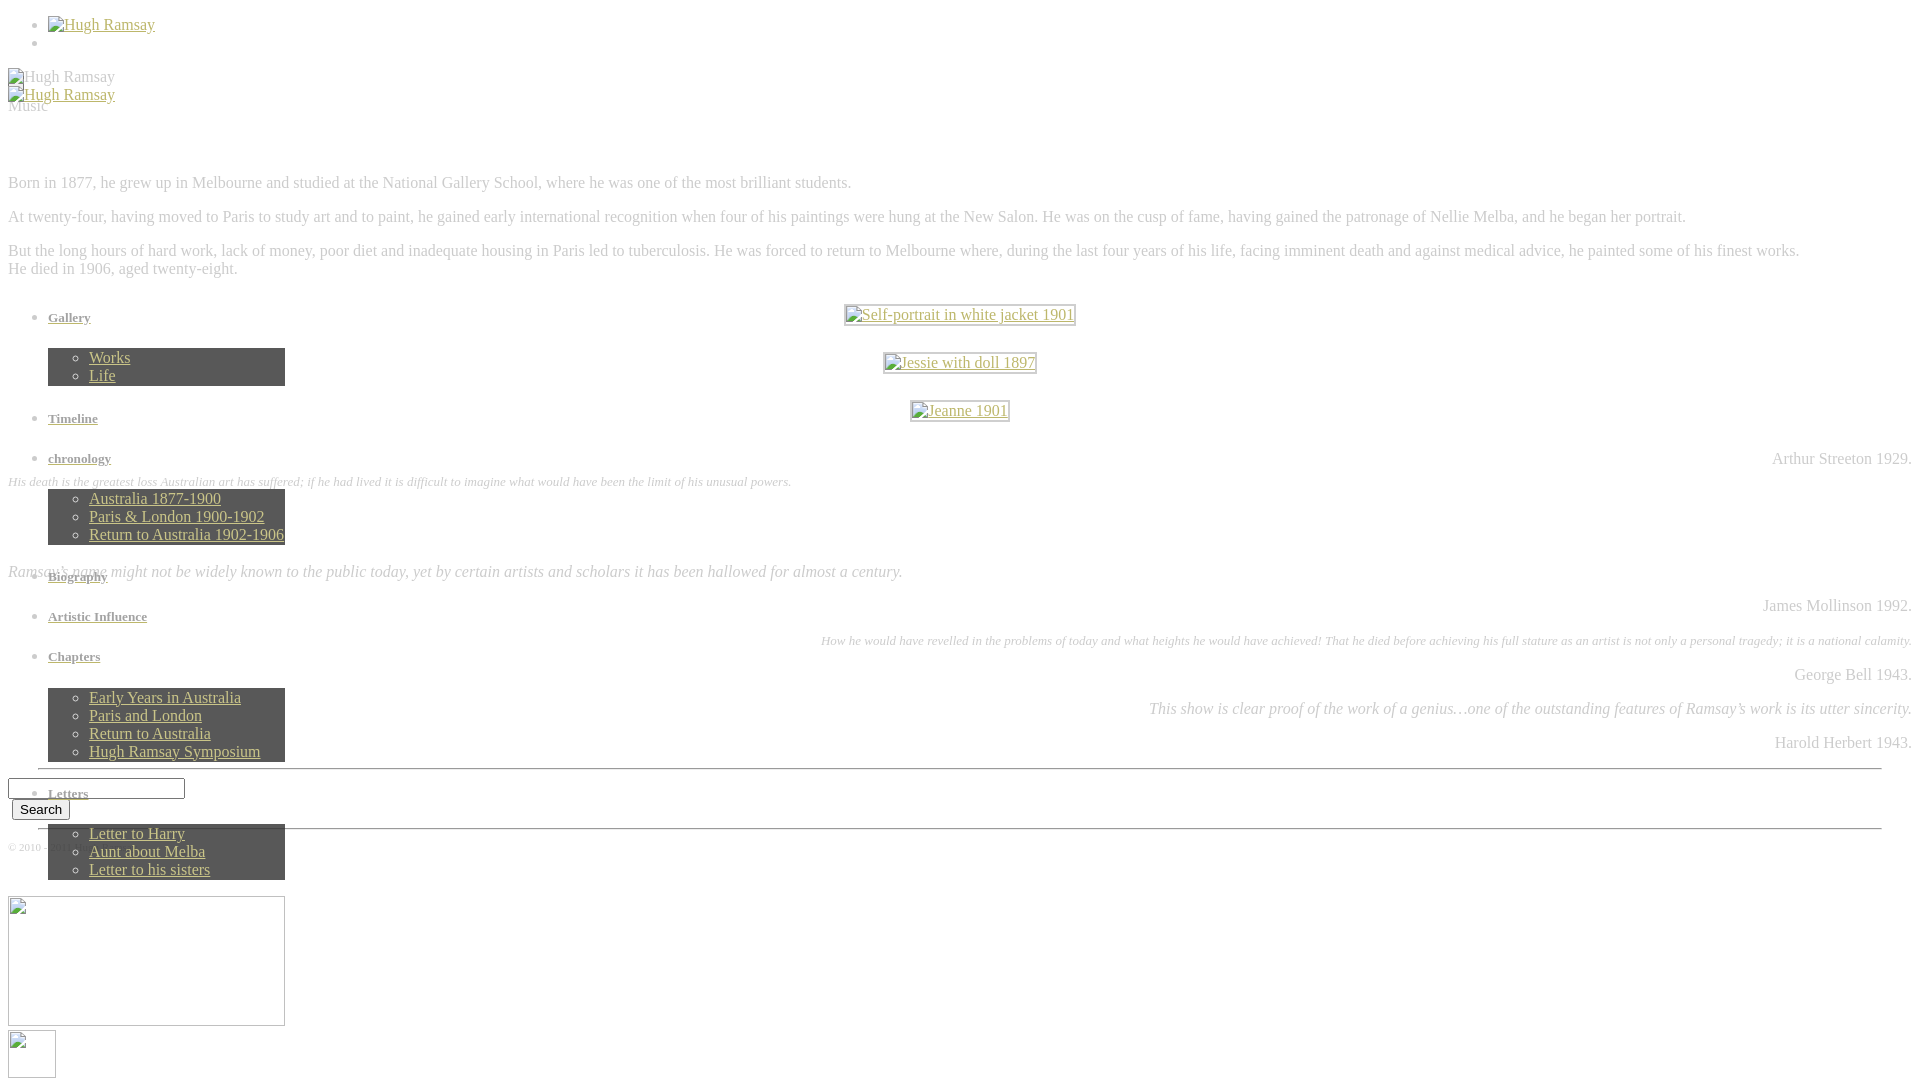  I want to click on 'Artistic Influence', so click(166, 616).